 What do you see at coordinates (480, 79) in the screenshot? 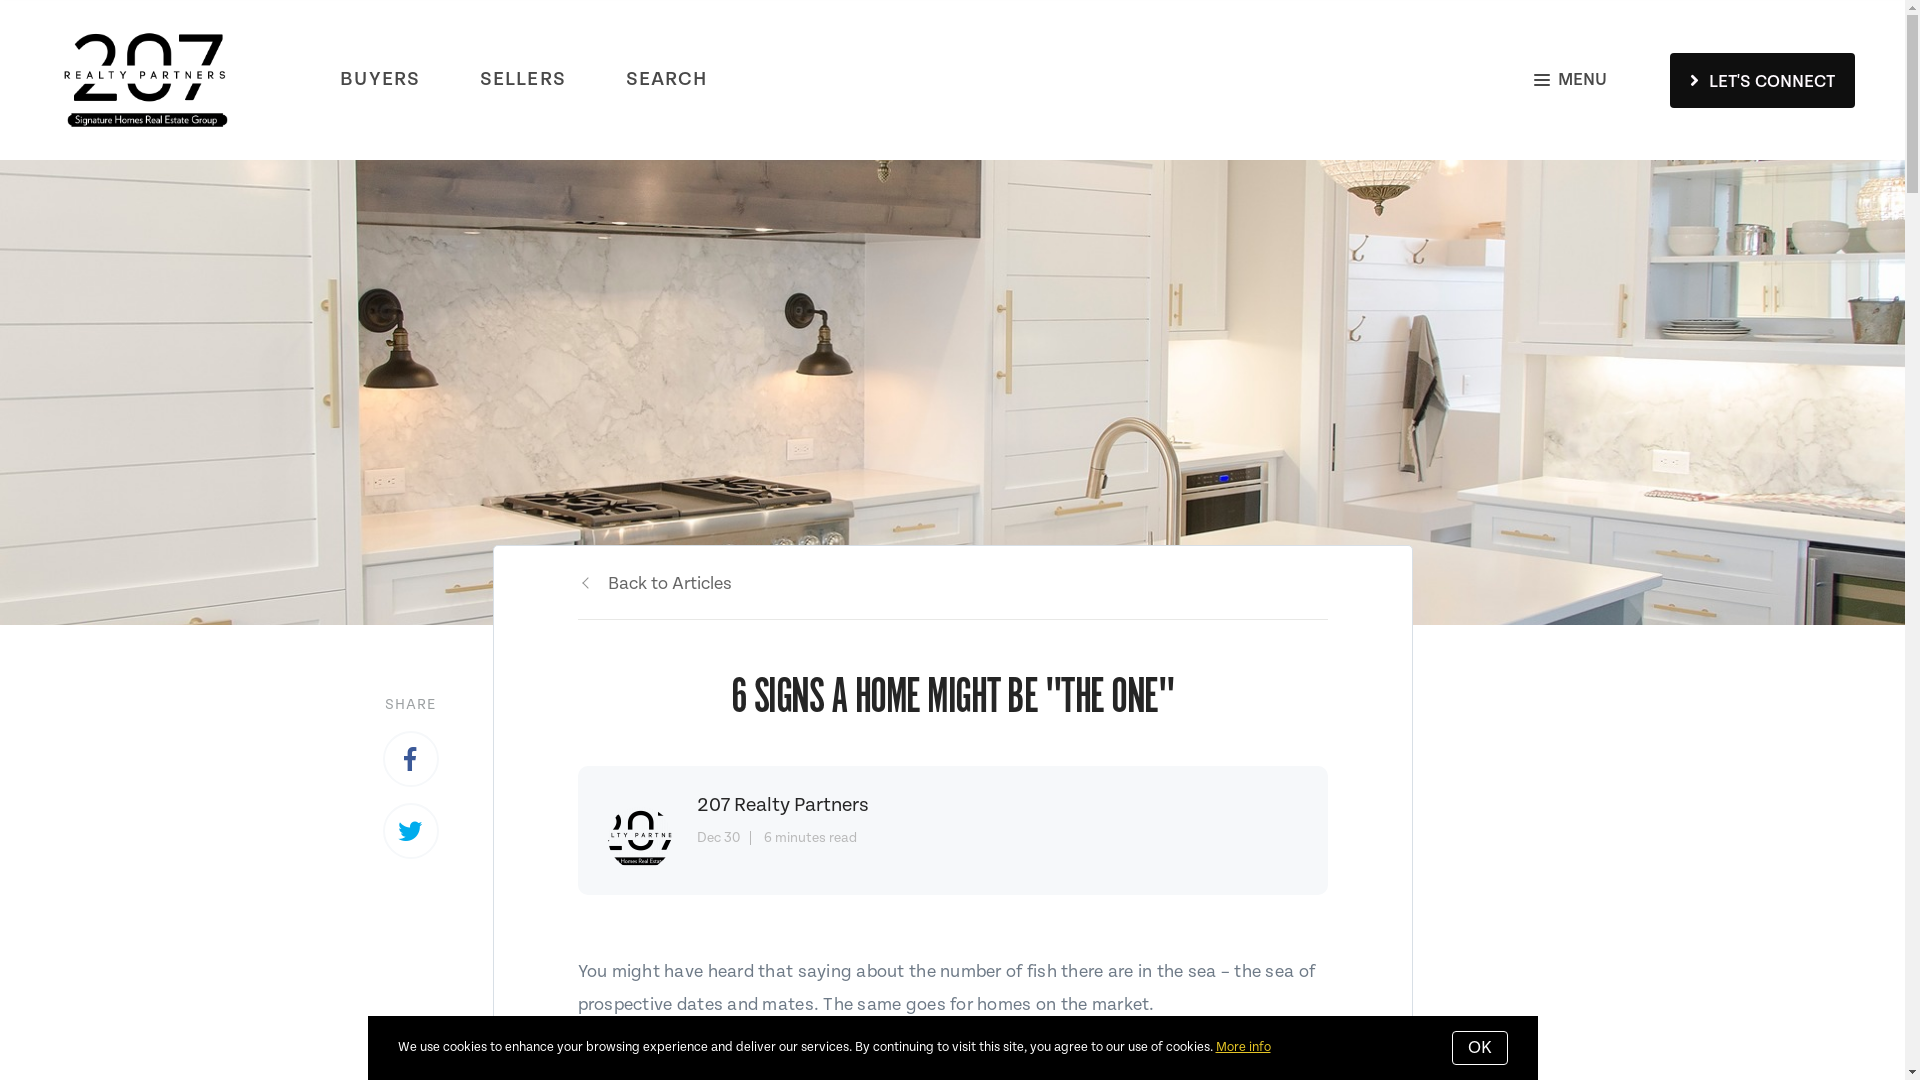
I see `'SELLERS'` at bounding box center [480, 79].